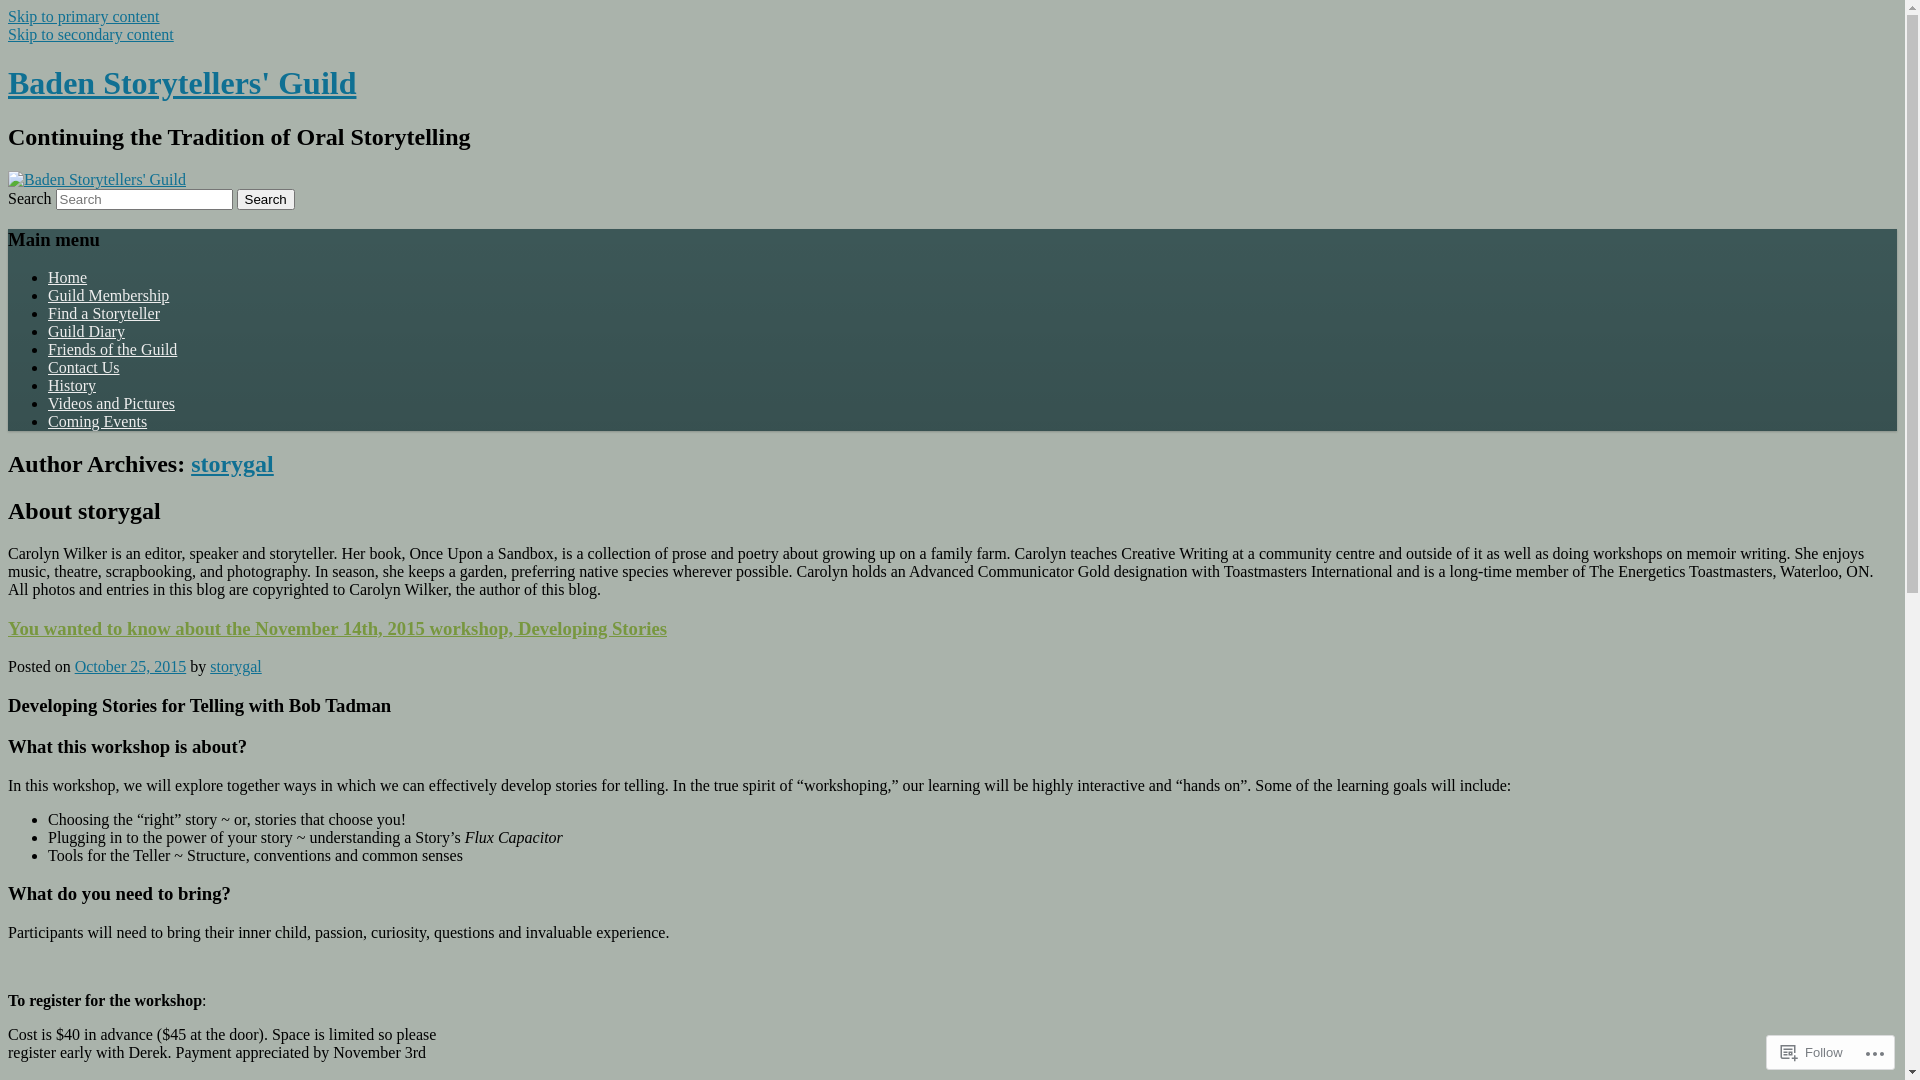 The width and height of the screenshot is (1920, 1080). I want to click on 'Home', so click(67, 277).